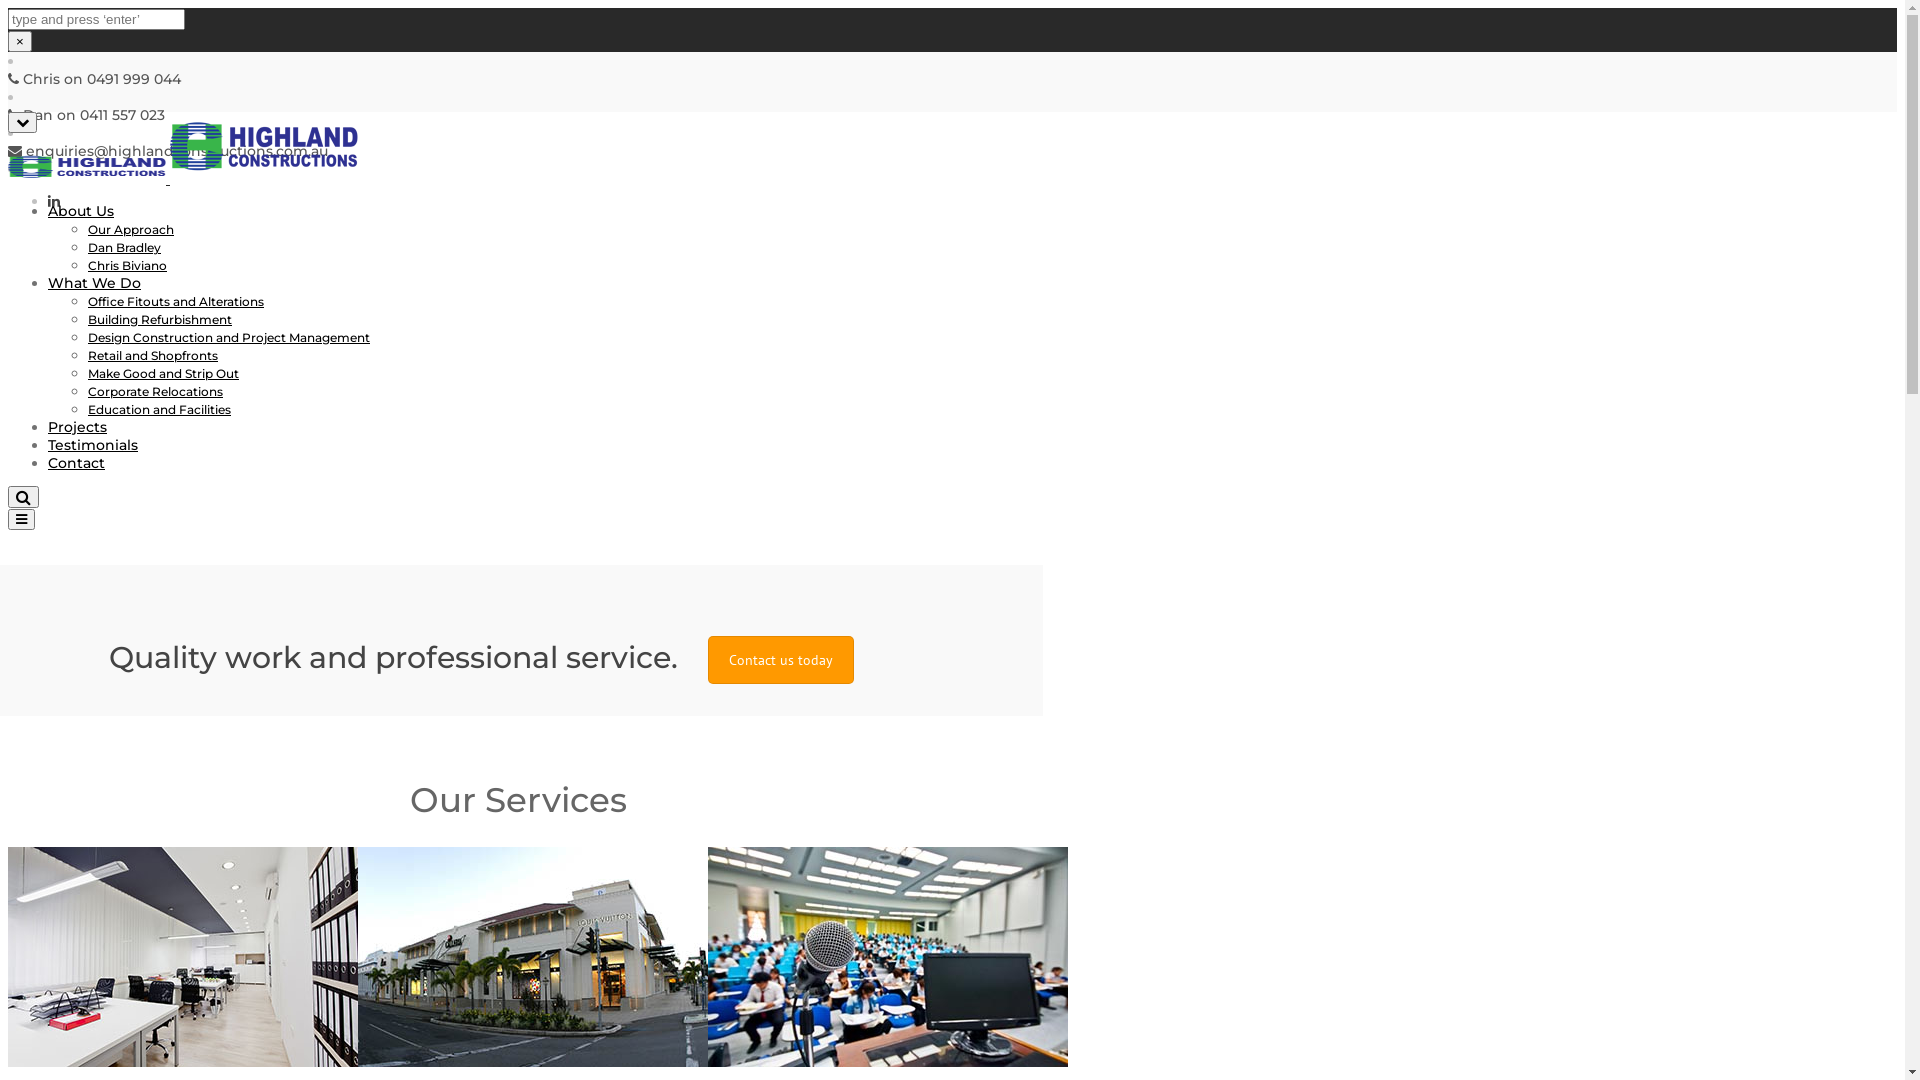  What do you see at coordinates (93, 282) in the screenshot?
I see `'What We Do'` at bounding box center [93, 282].